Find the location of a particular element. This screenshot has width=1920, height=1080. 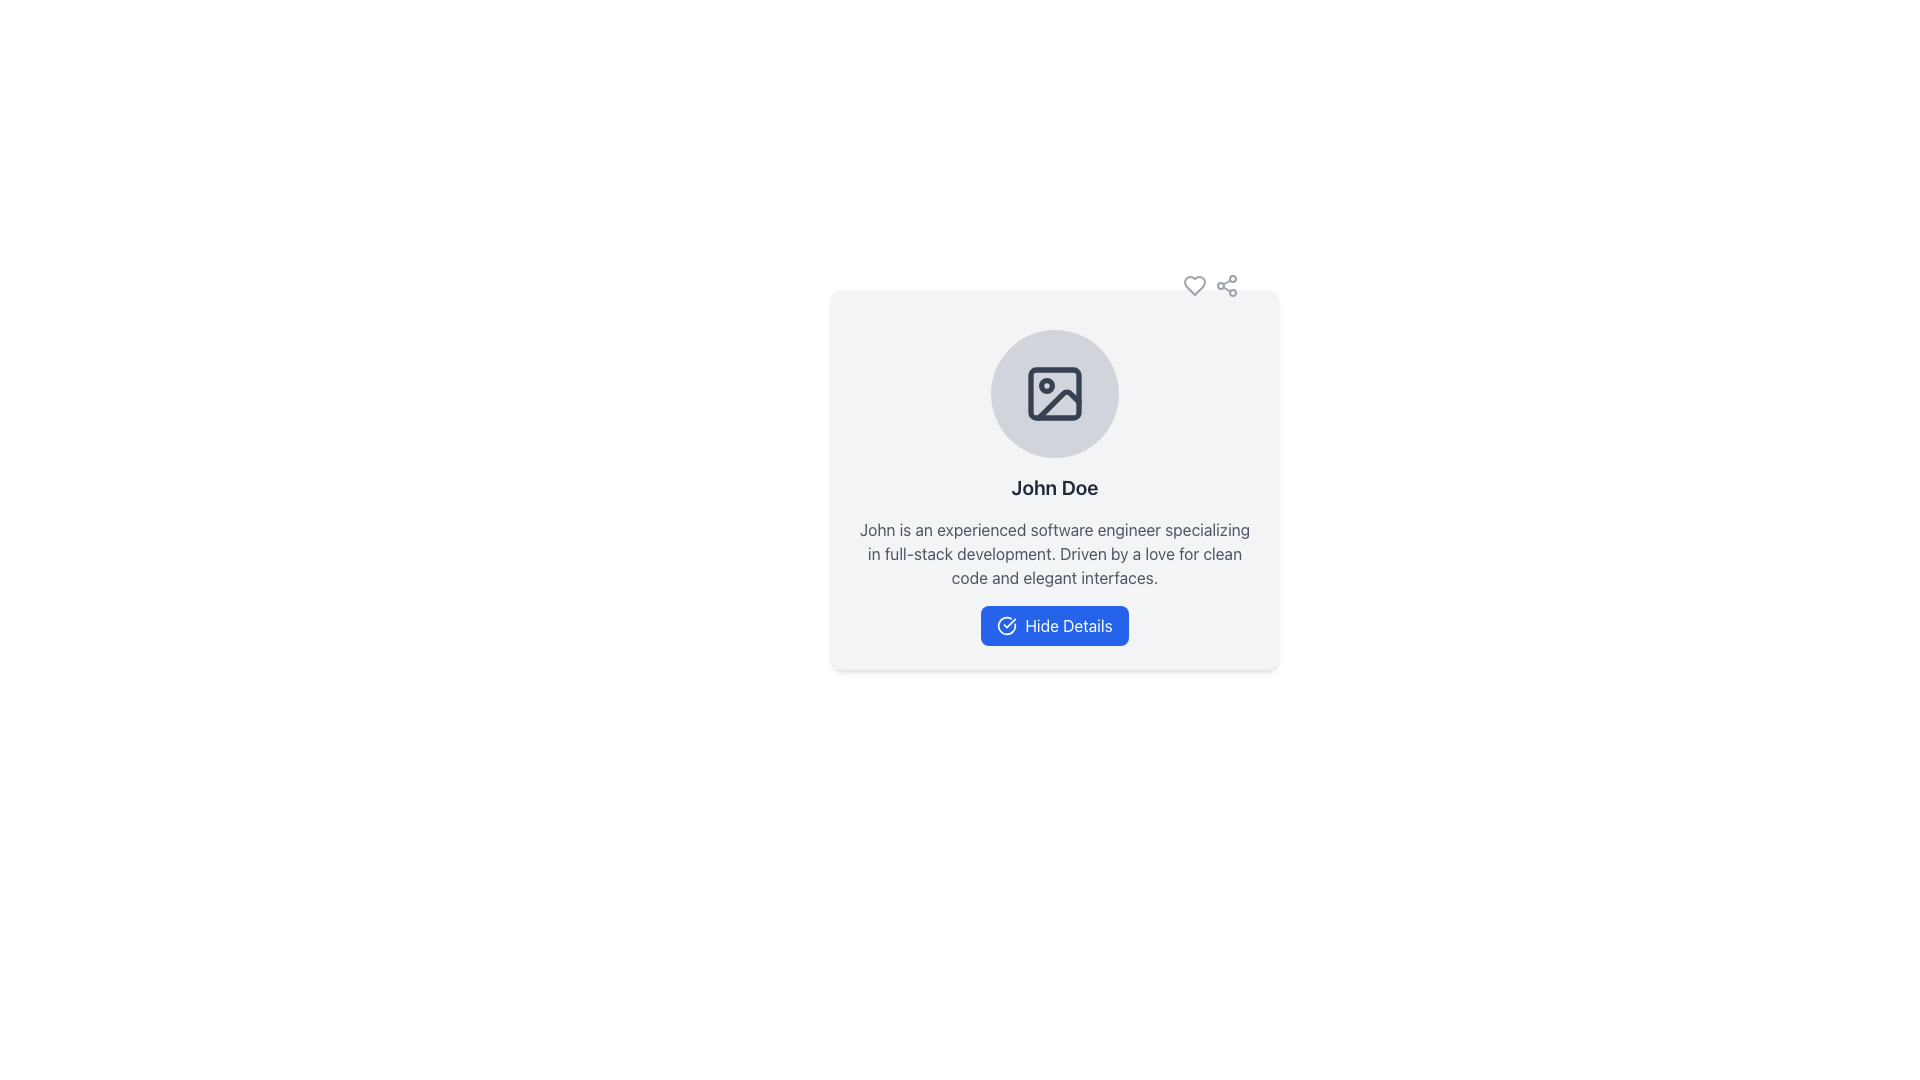

the Text Label that displays the name of the individual in the card layout, located under the circular avatar and above the descriptive text is located at coordinates (1054, 488).